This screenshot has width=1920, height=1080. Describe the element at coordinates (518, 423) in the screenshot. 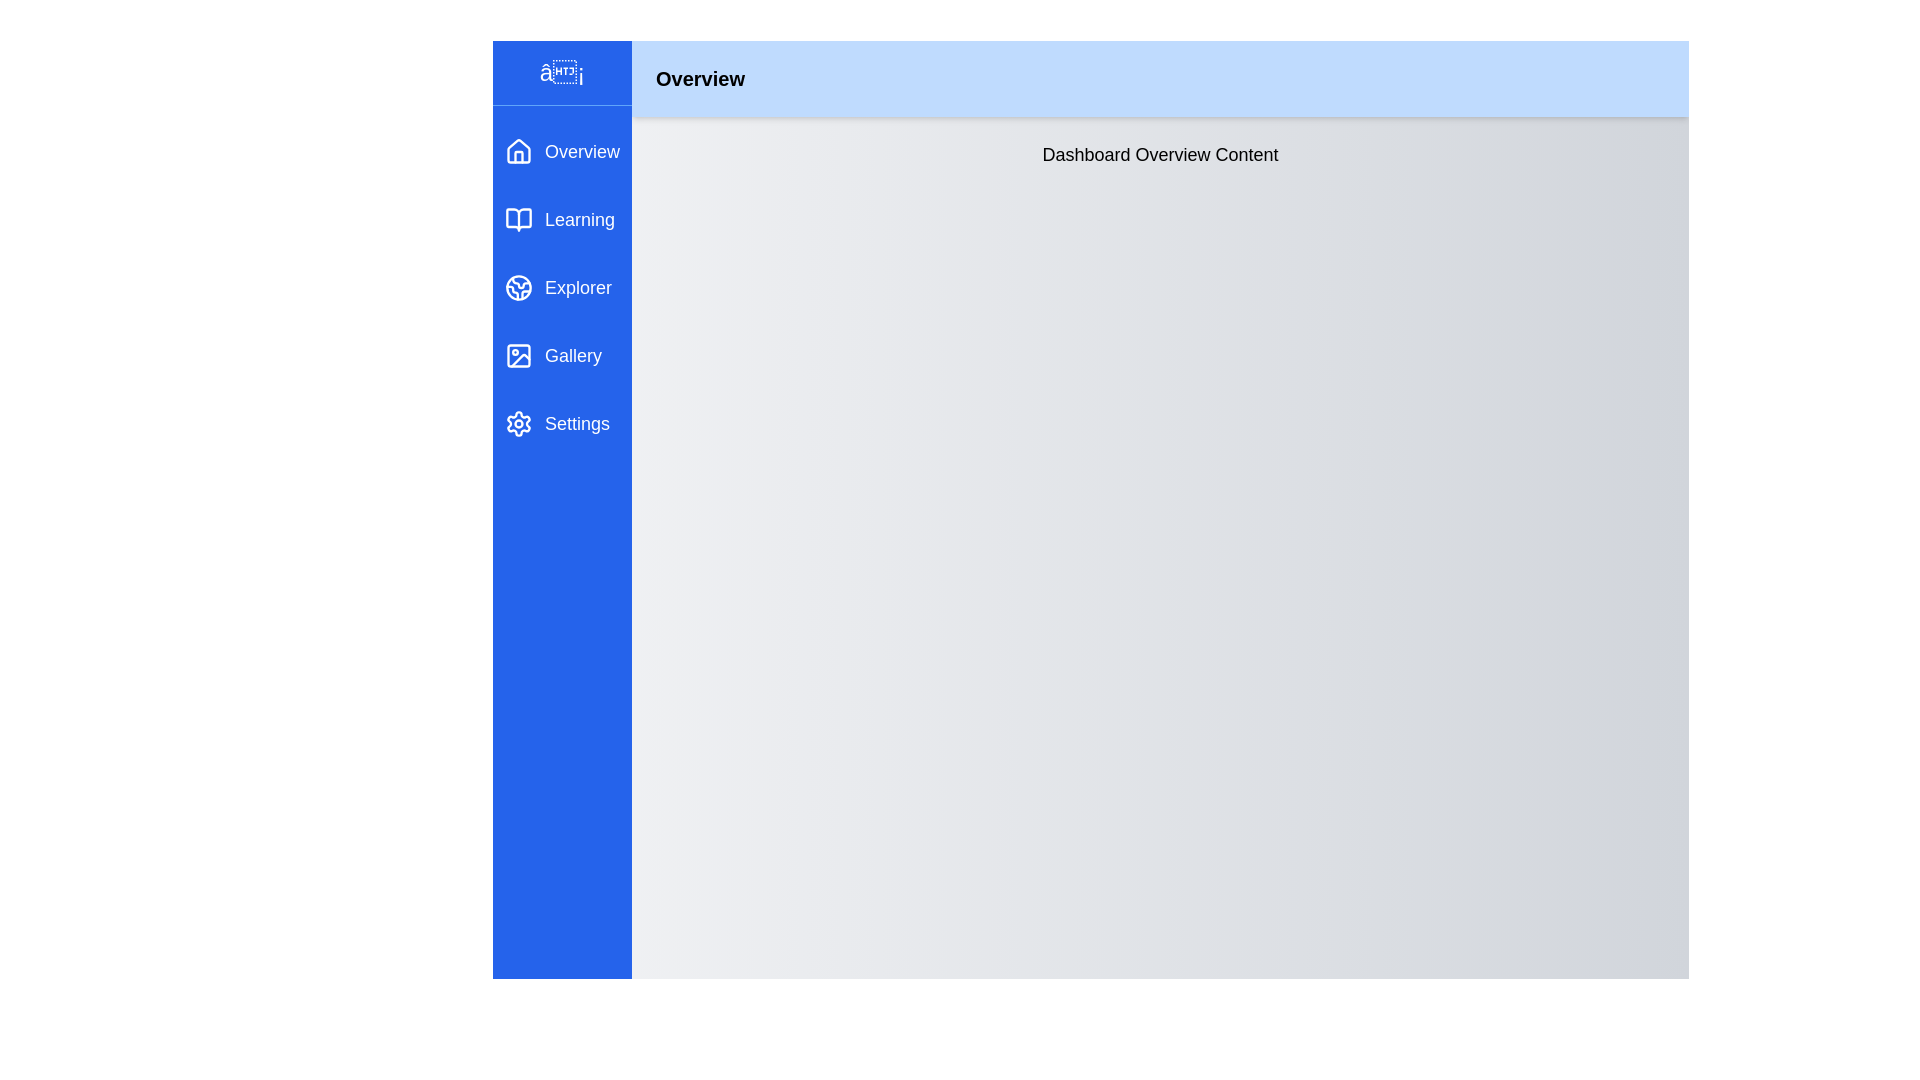

I see `the settings gear icon located in the vertical sidebar menu, which is the last item in the list of navigational icons` at that location.